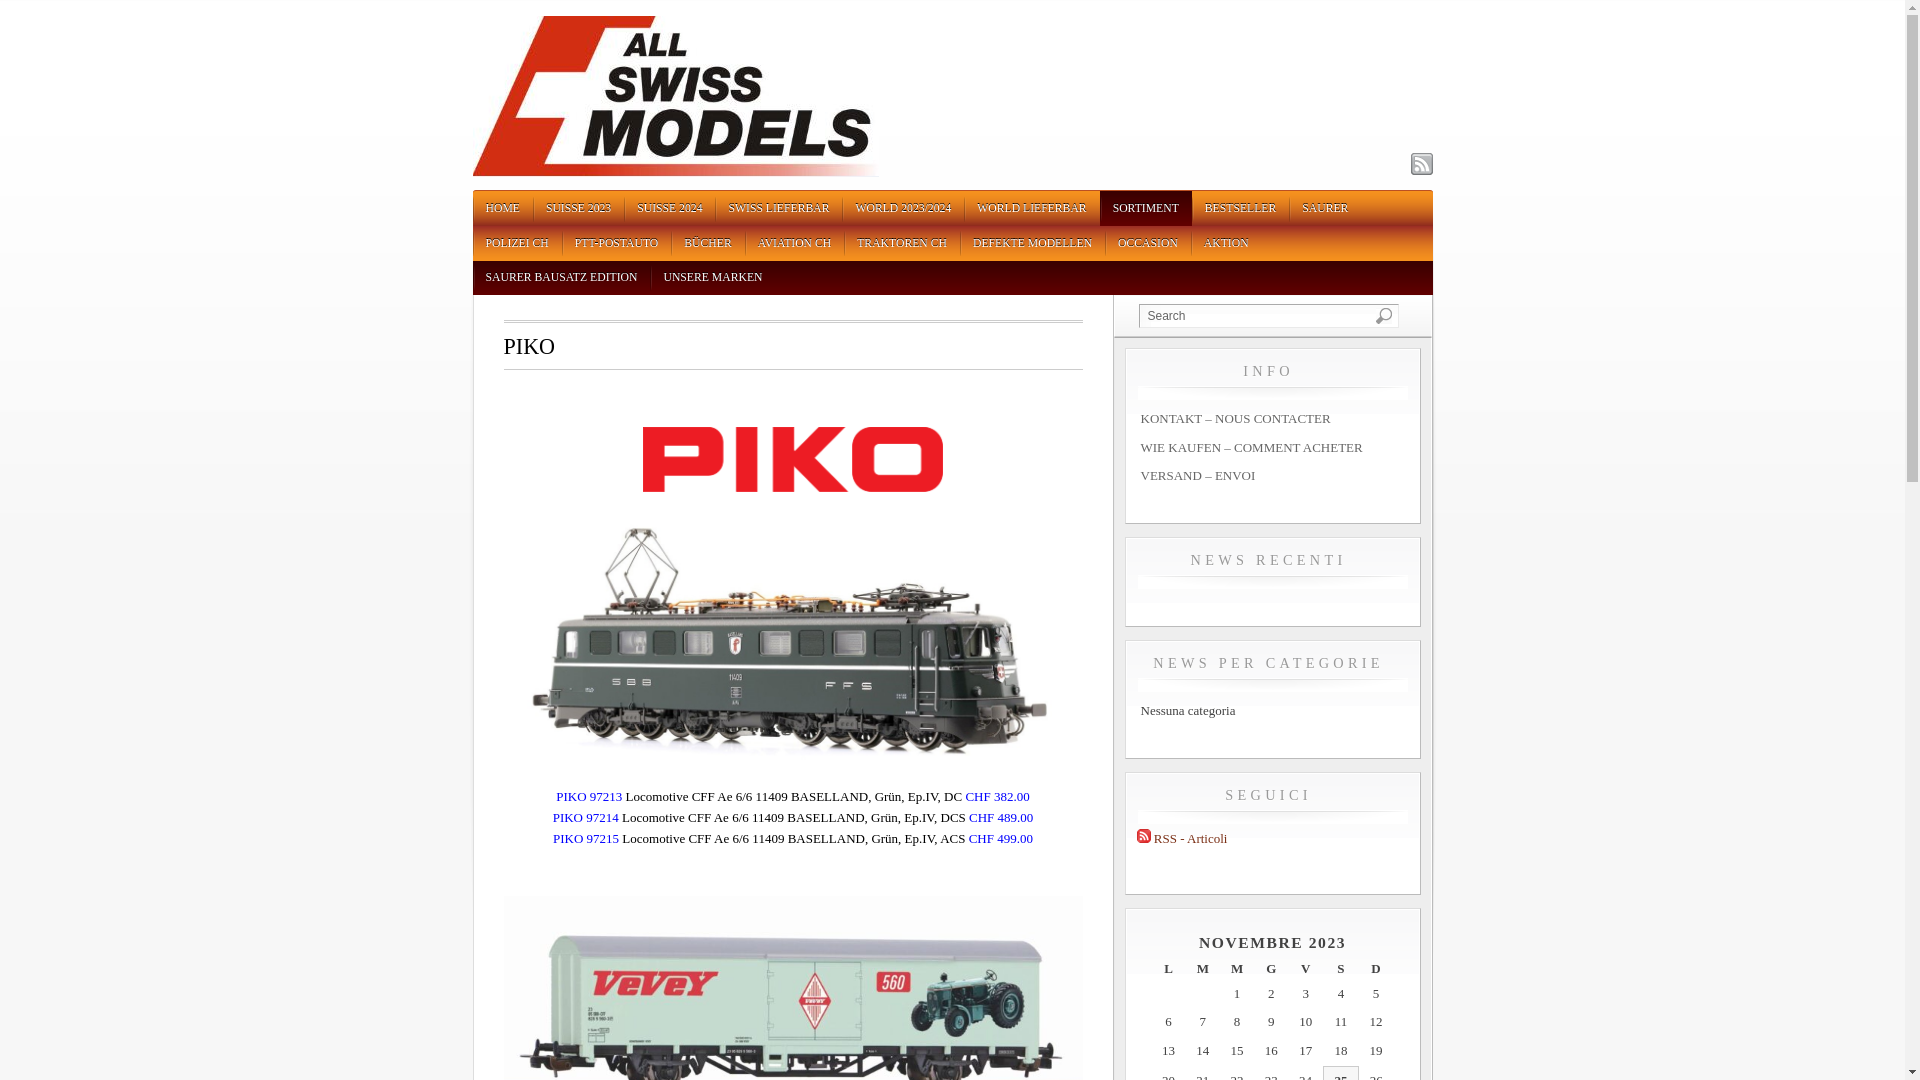 The height and width of the screenshot is (1080, 1920). I want to click on 'ALL SWISS MODELS', so click(675, 171).